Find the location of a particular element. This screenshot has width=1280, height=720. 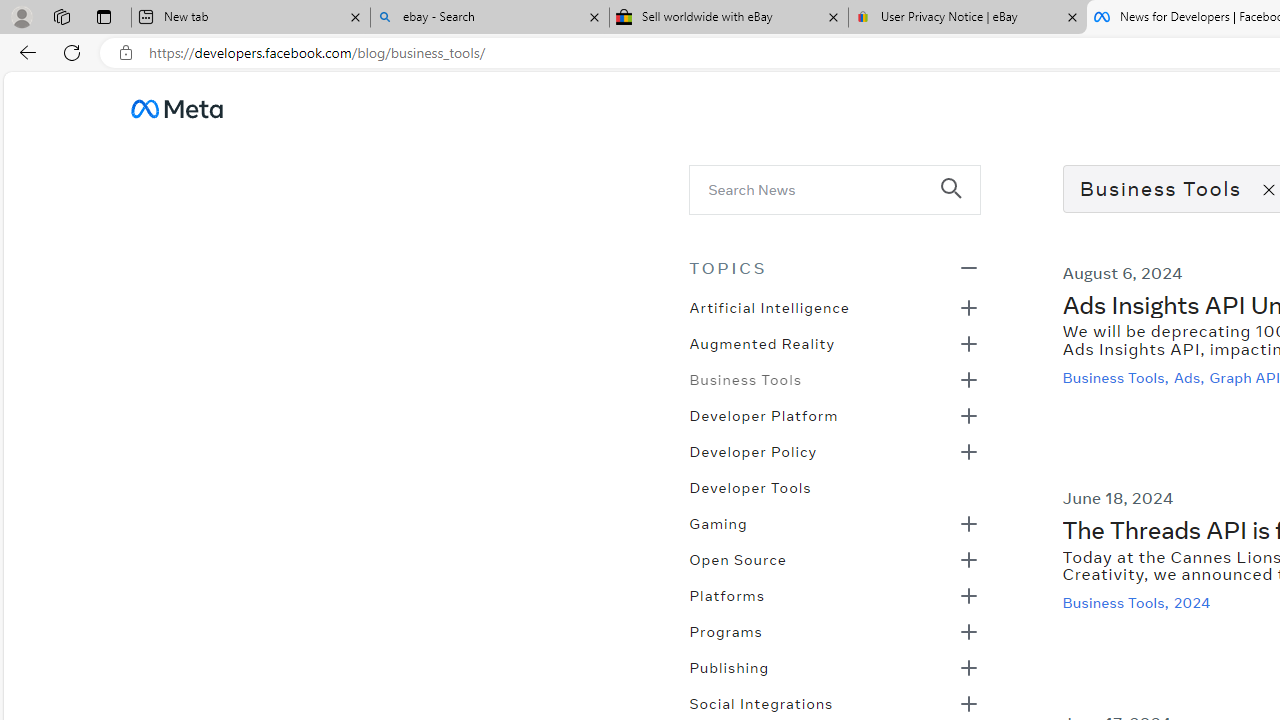

'Workspaces' is located at coordinates (61, 16).